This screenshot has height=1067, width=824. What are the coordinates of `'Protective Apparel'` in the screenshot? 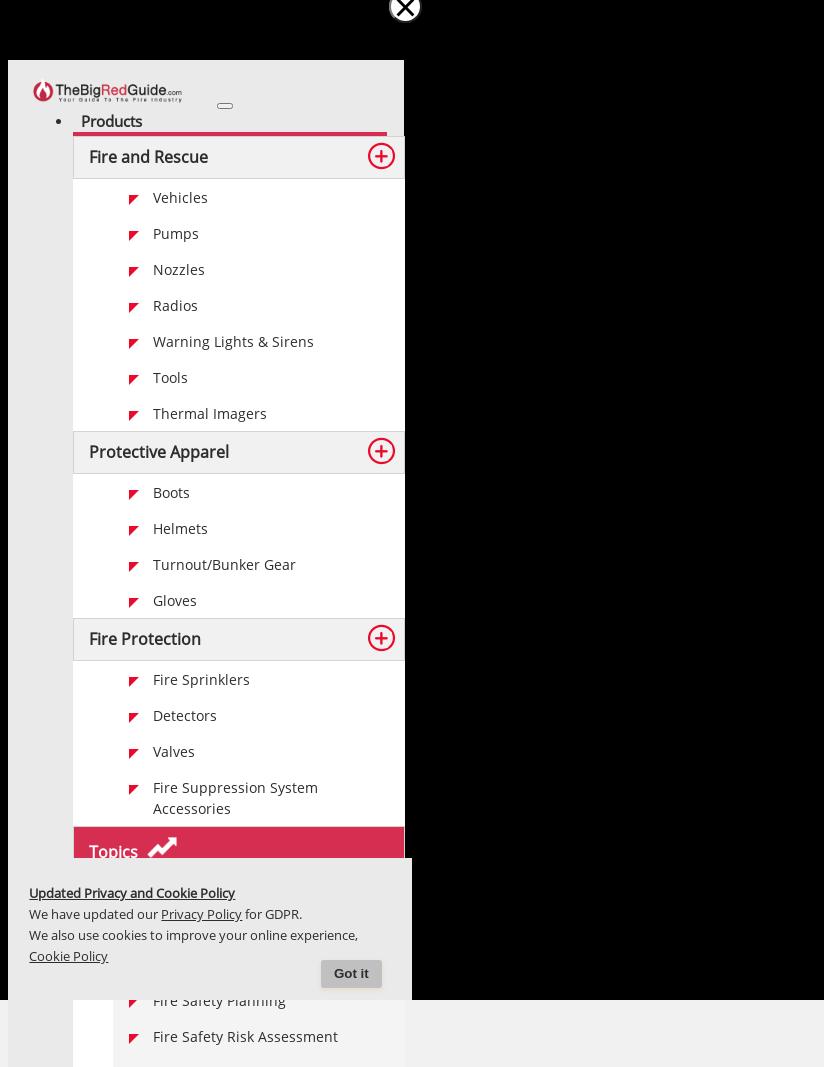 It's located at (158, 450).